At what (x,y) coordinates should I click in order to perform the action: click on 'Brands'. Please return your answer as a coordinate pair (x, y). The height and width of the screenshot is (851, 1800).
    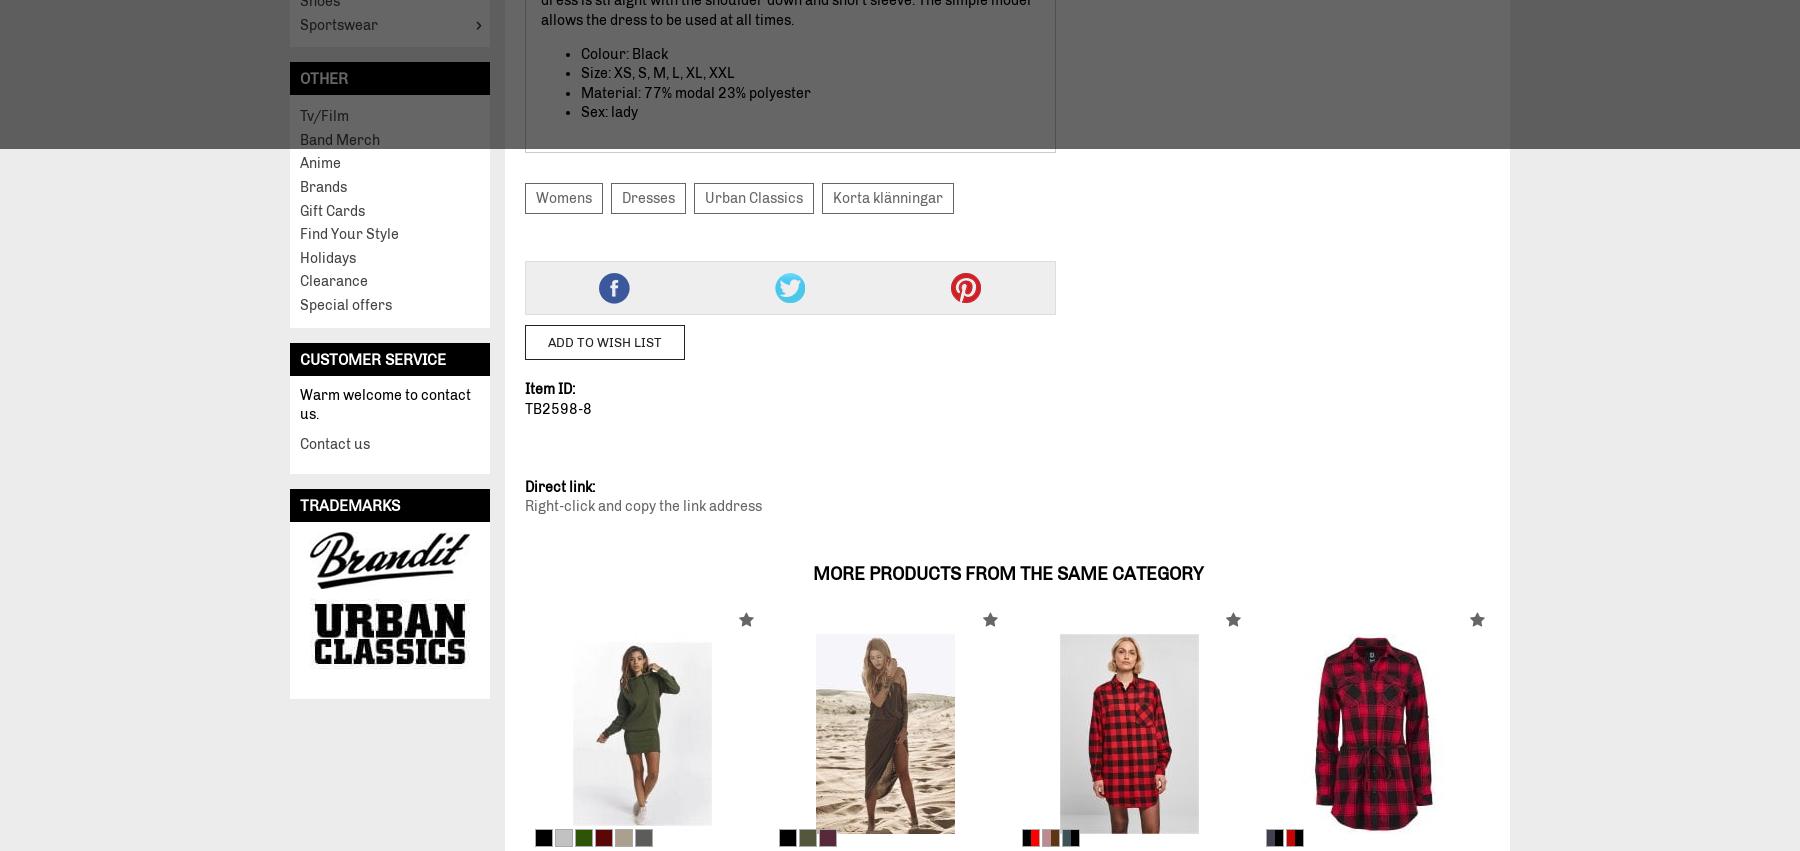
    Looking at the image, I should click on (322, 186).